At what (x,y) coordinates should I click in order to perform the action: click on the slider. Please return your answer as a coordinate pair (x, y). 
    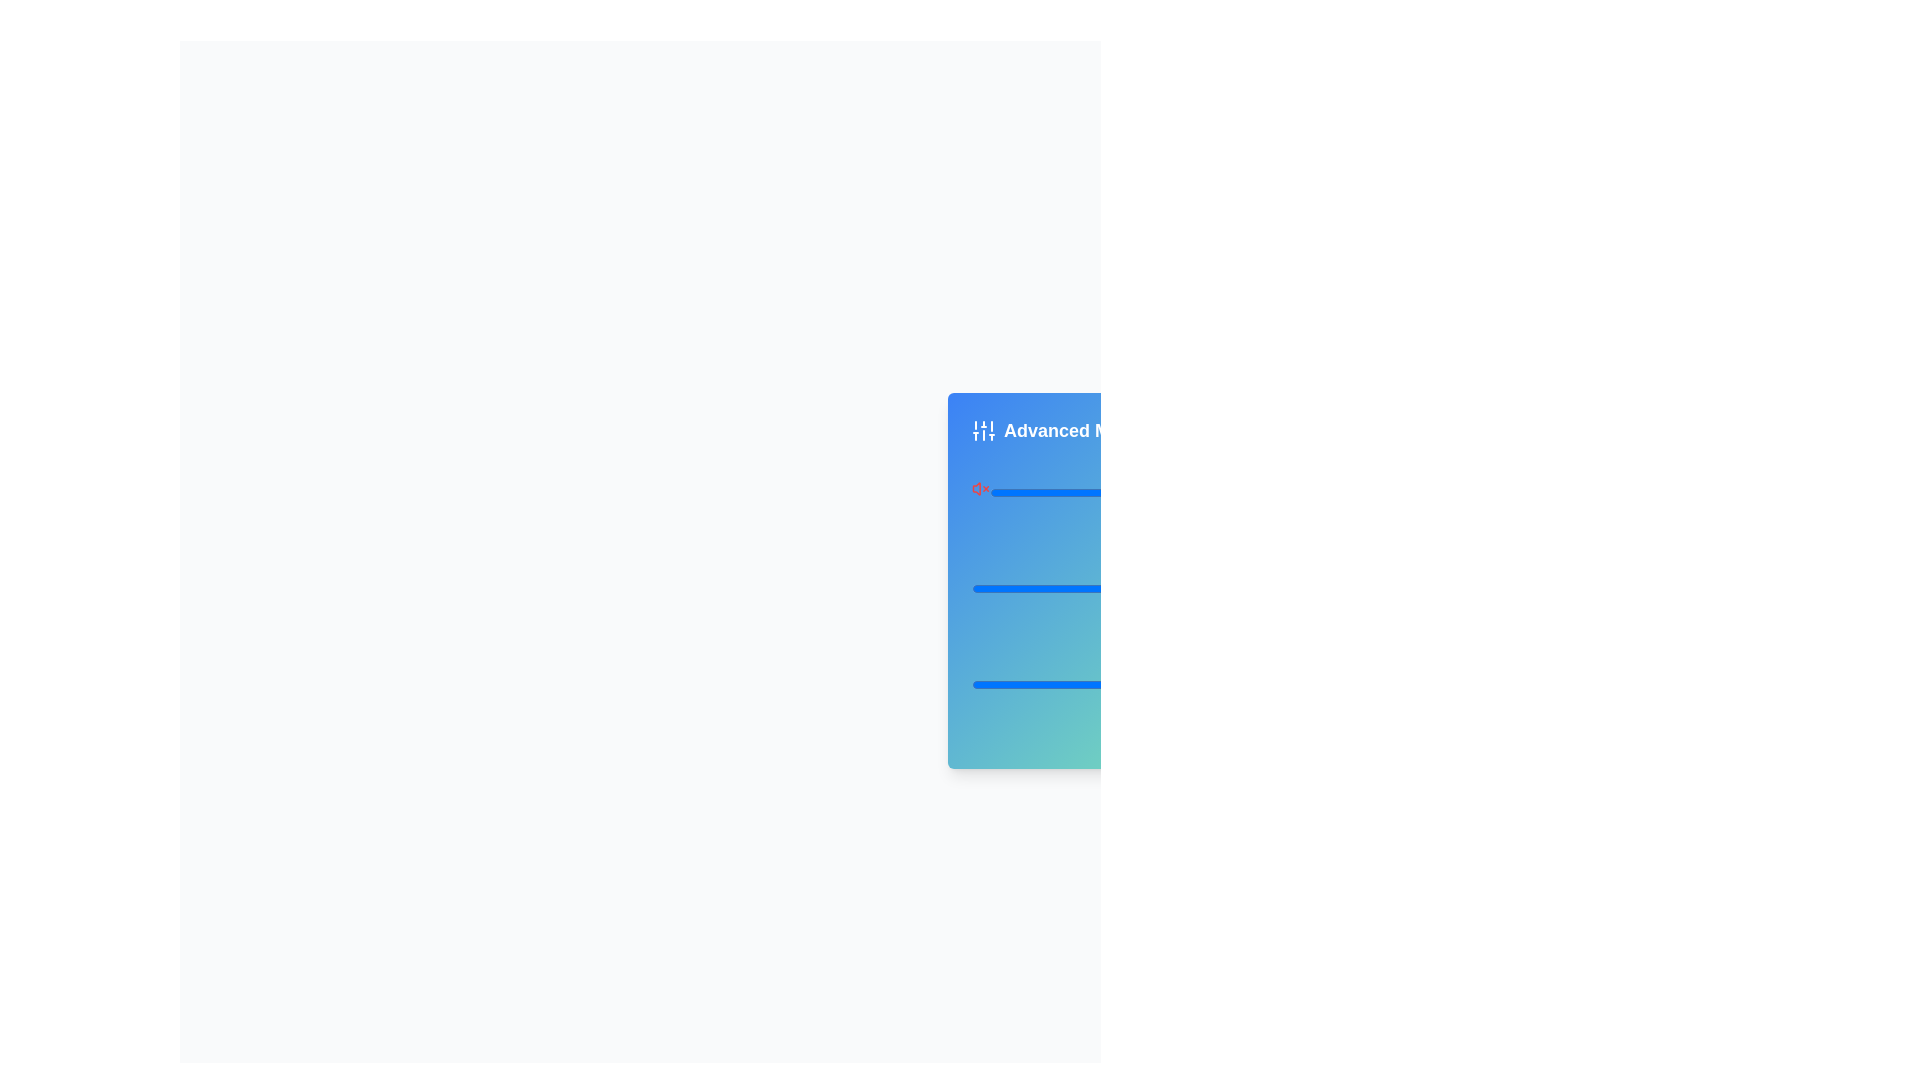
    Looking at the image, I should click on (1102, 684).